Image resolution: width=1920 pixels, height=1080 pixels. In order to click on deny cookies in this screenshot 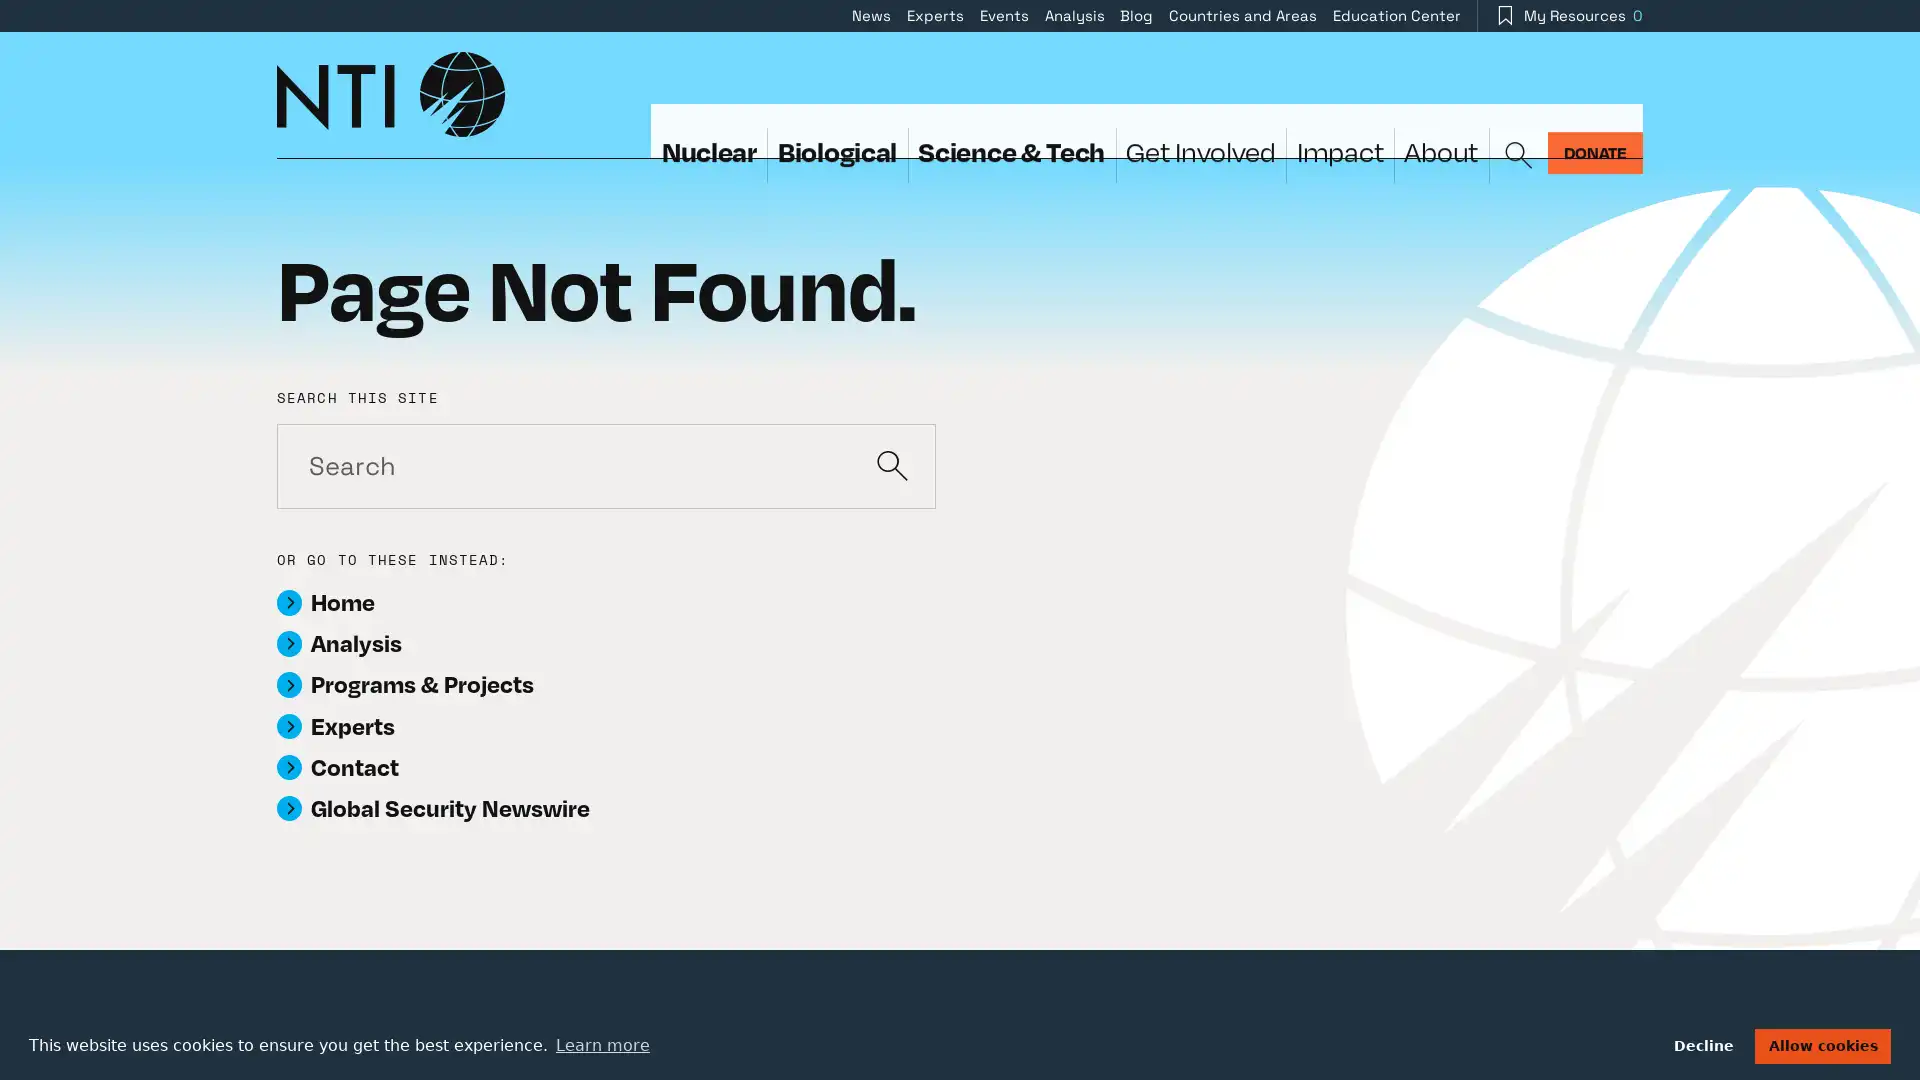, I will do `click(1702, 1044)`.